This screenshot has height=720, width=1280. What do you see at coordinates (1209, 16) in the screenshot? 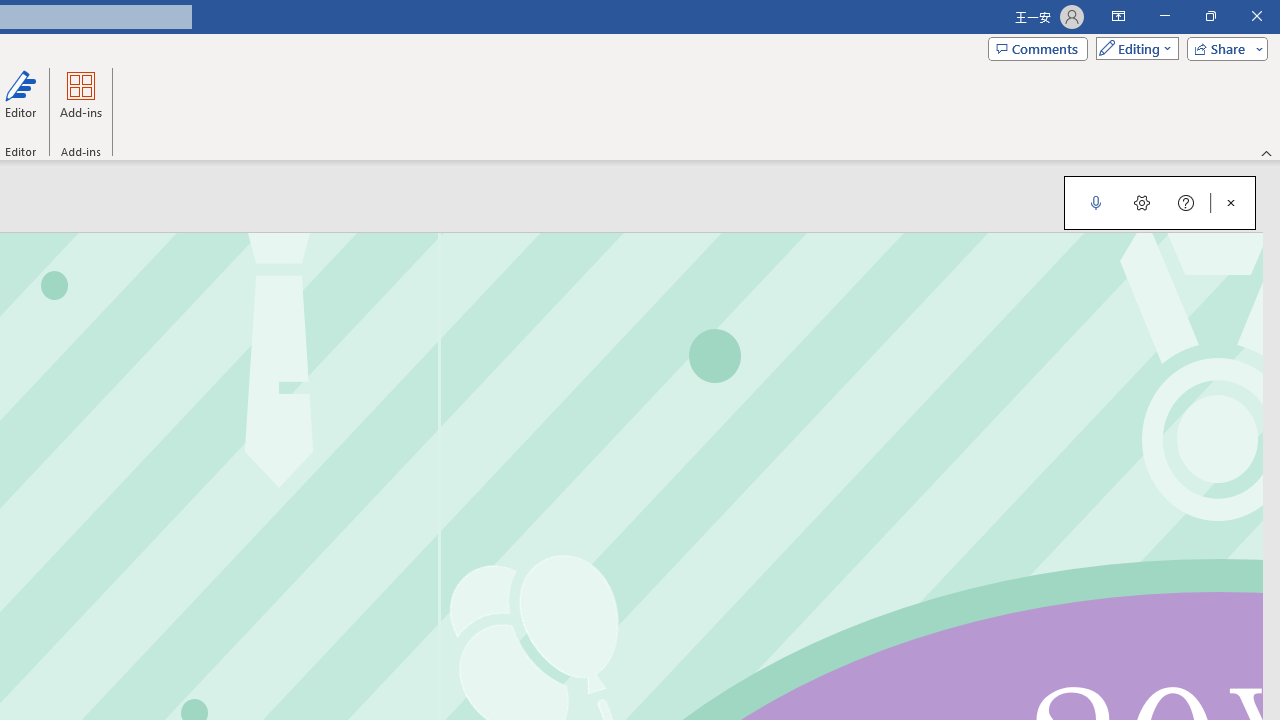
I see `'Restore Down'` at bounding box center [1209, 16].